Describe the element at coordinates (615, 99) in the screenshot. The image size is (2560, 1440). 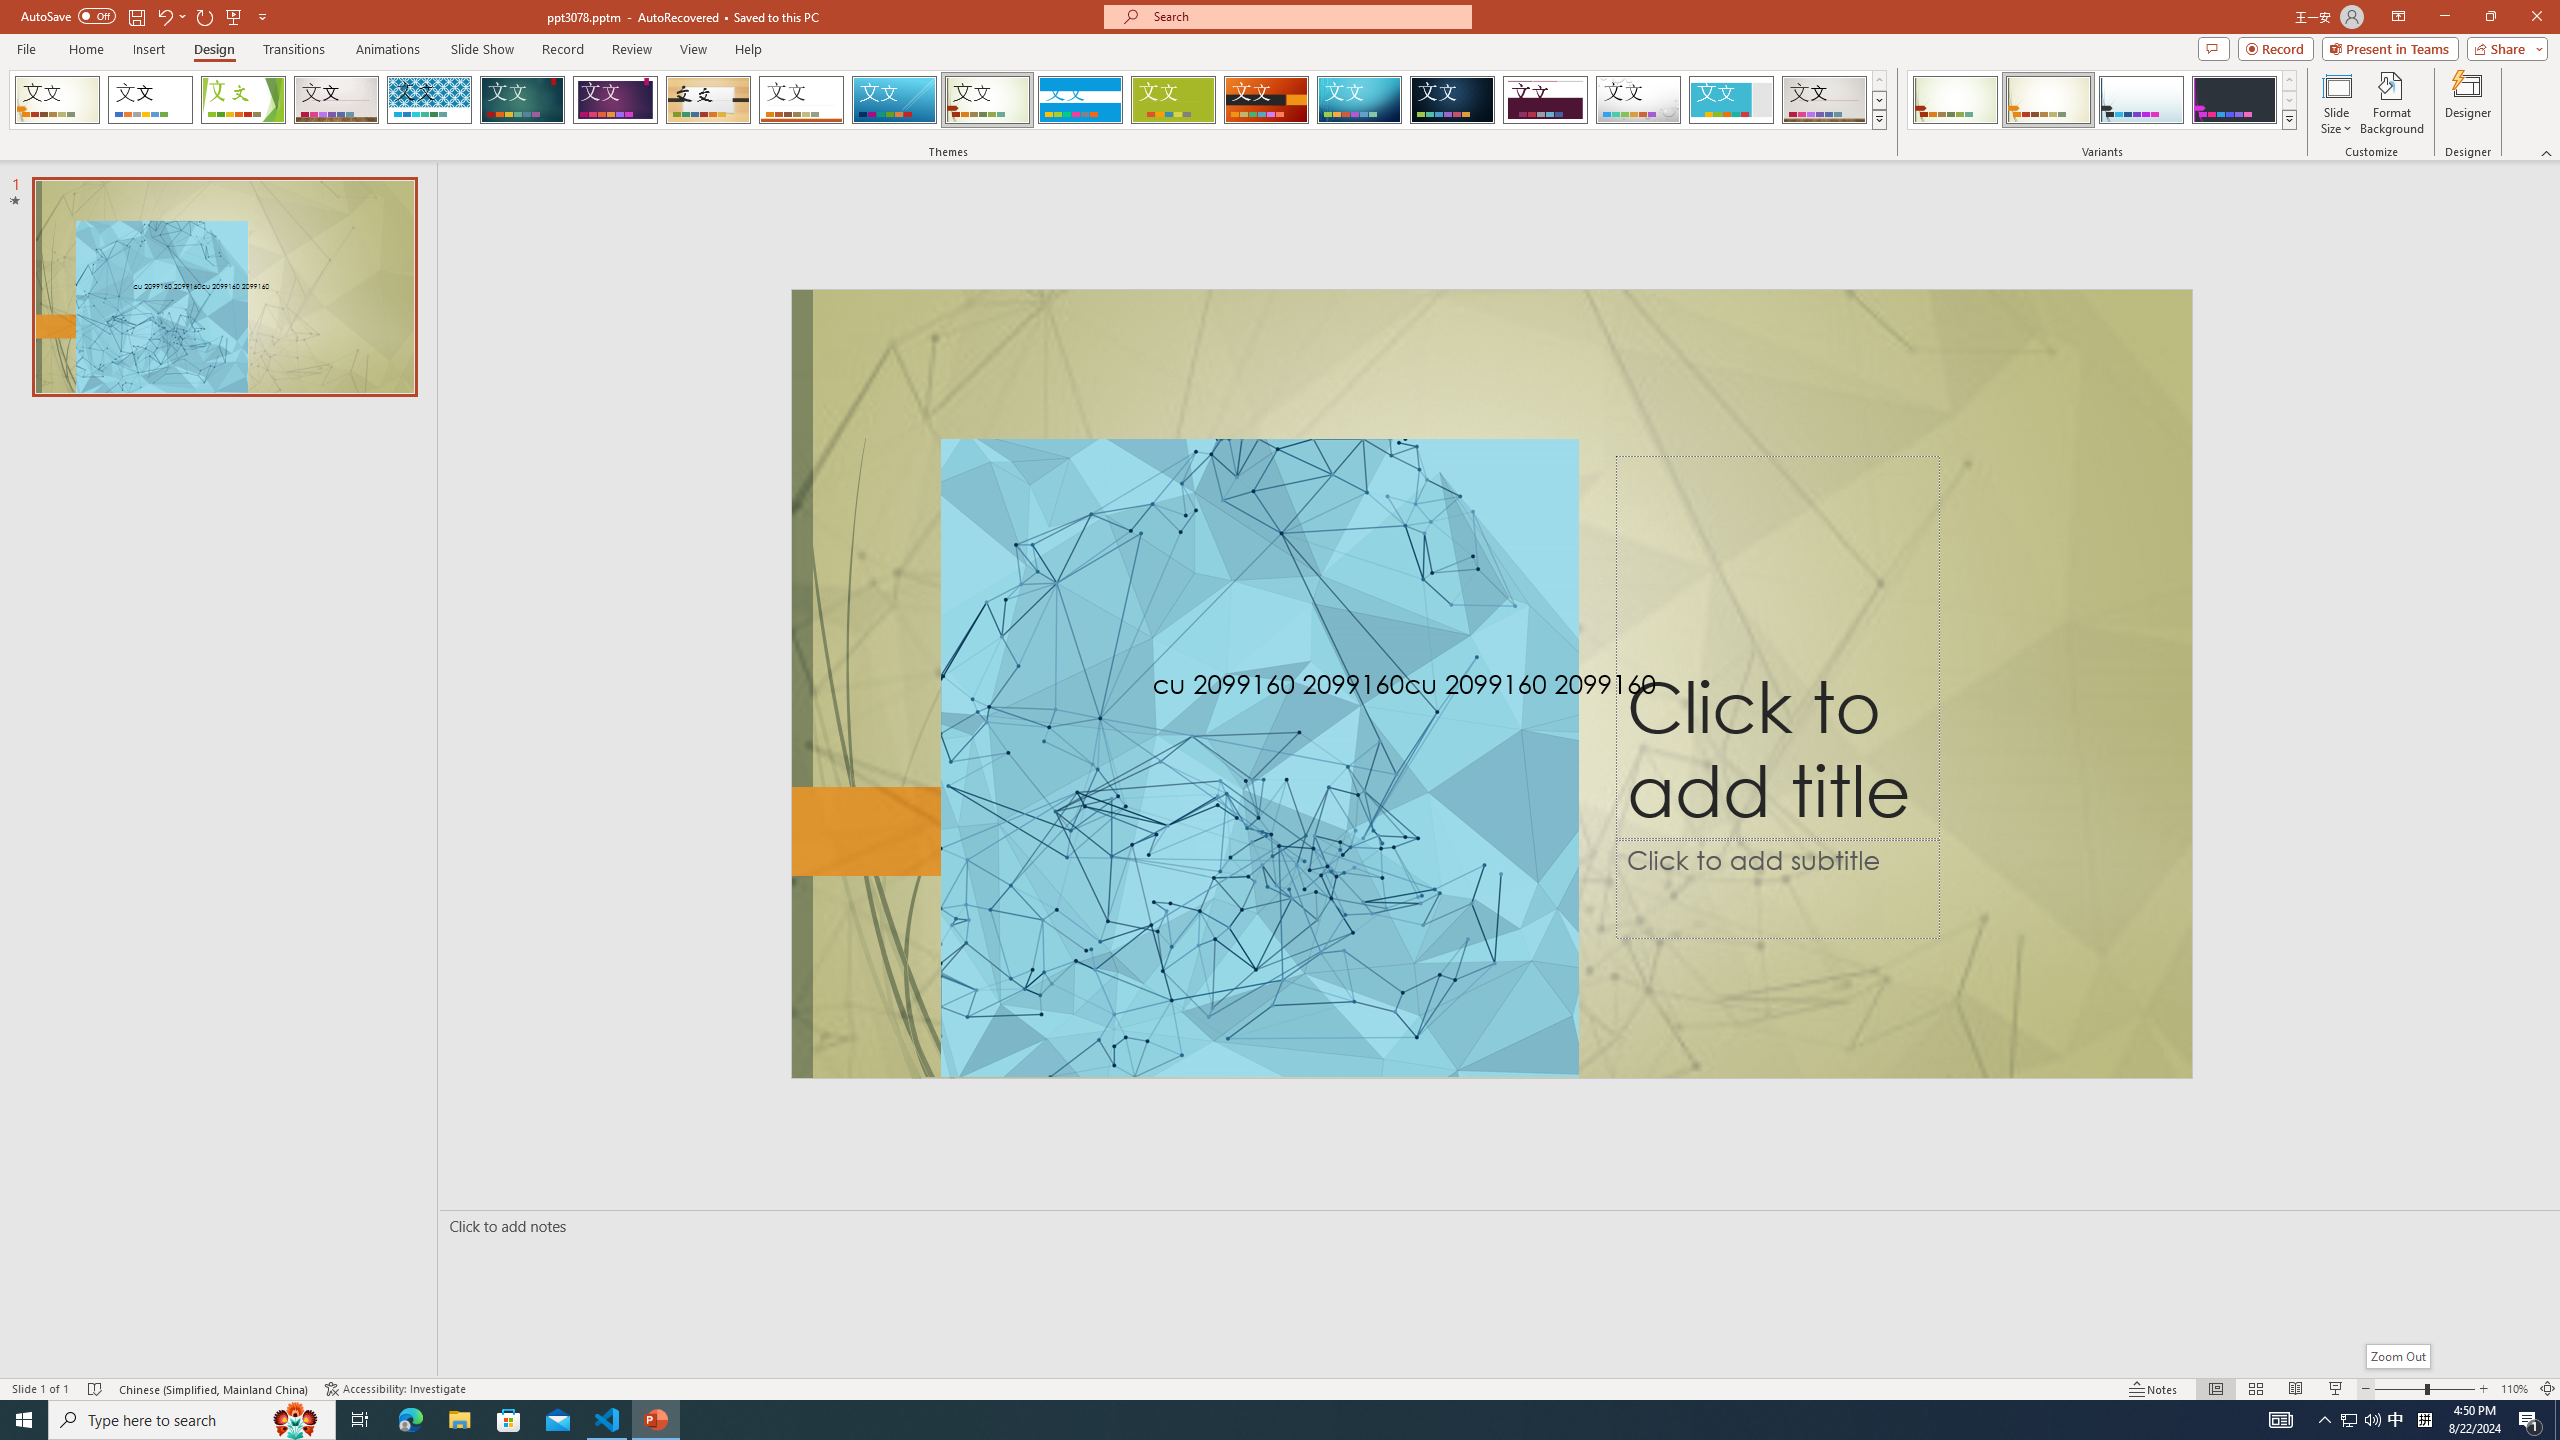
I see `'Ion Boardroom Loading Preview...'` at that location.